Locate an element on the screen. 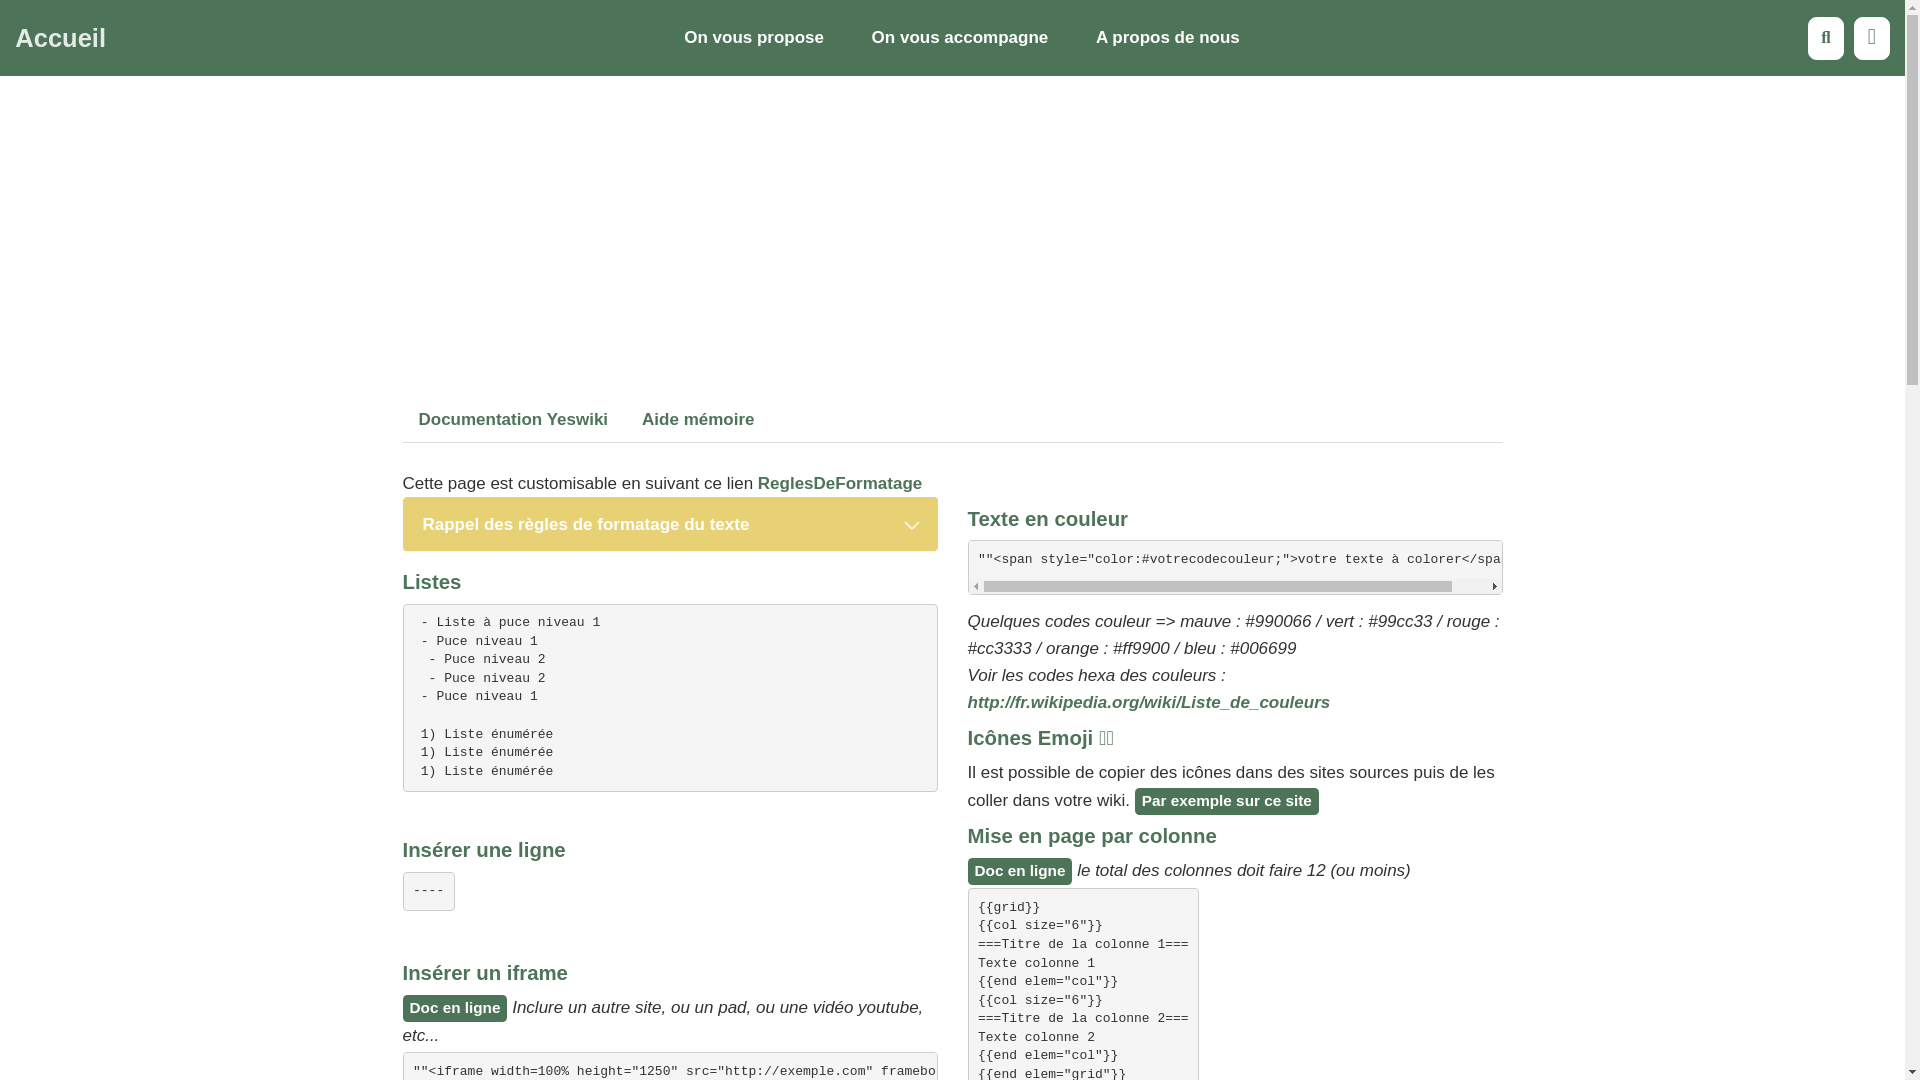 The image size is (1920, 1080). 'Accueil' is located at coordinates (60, 38).